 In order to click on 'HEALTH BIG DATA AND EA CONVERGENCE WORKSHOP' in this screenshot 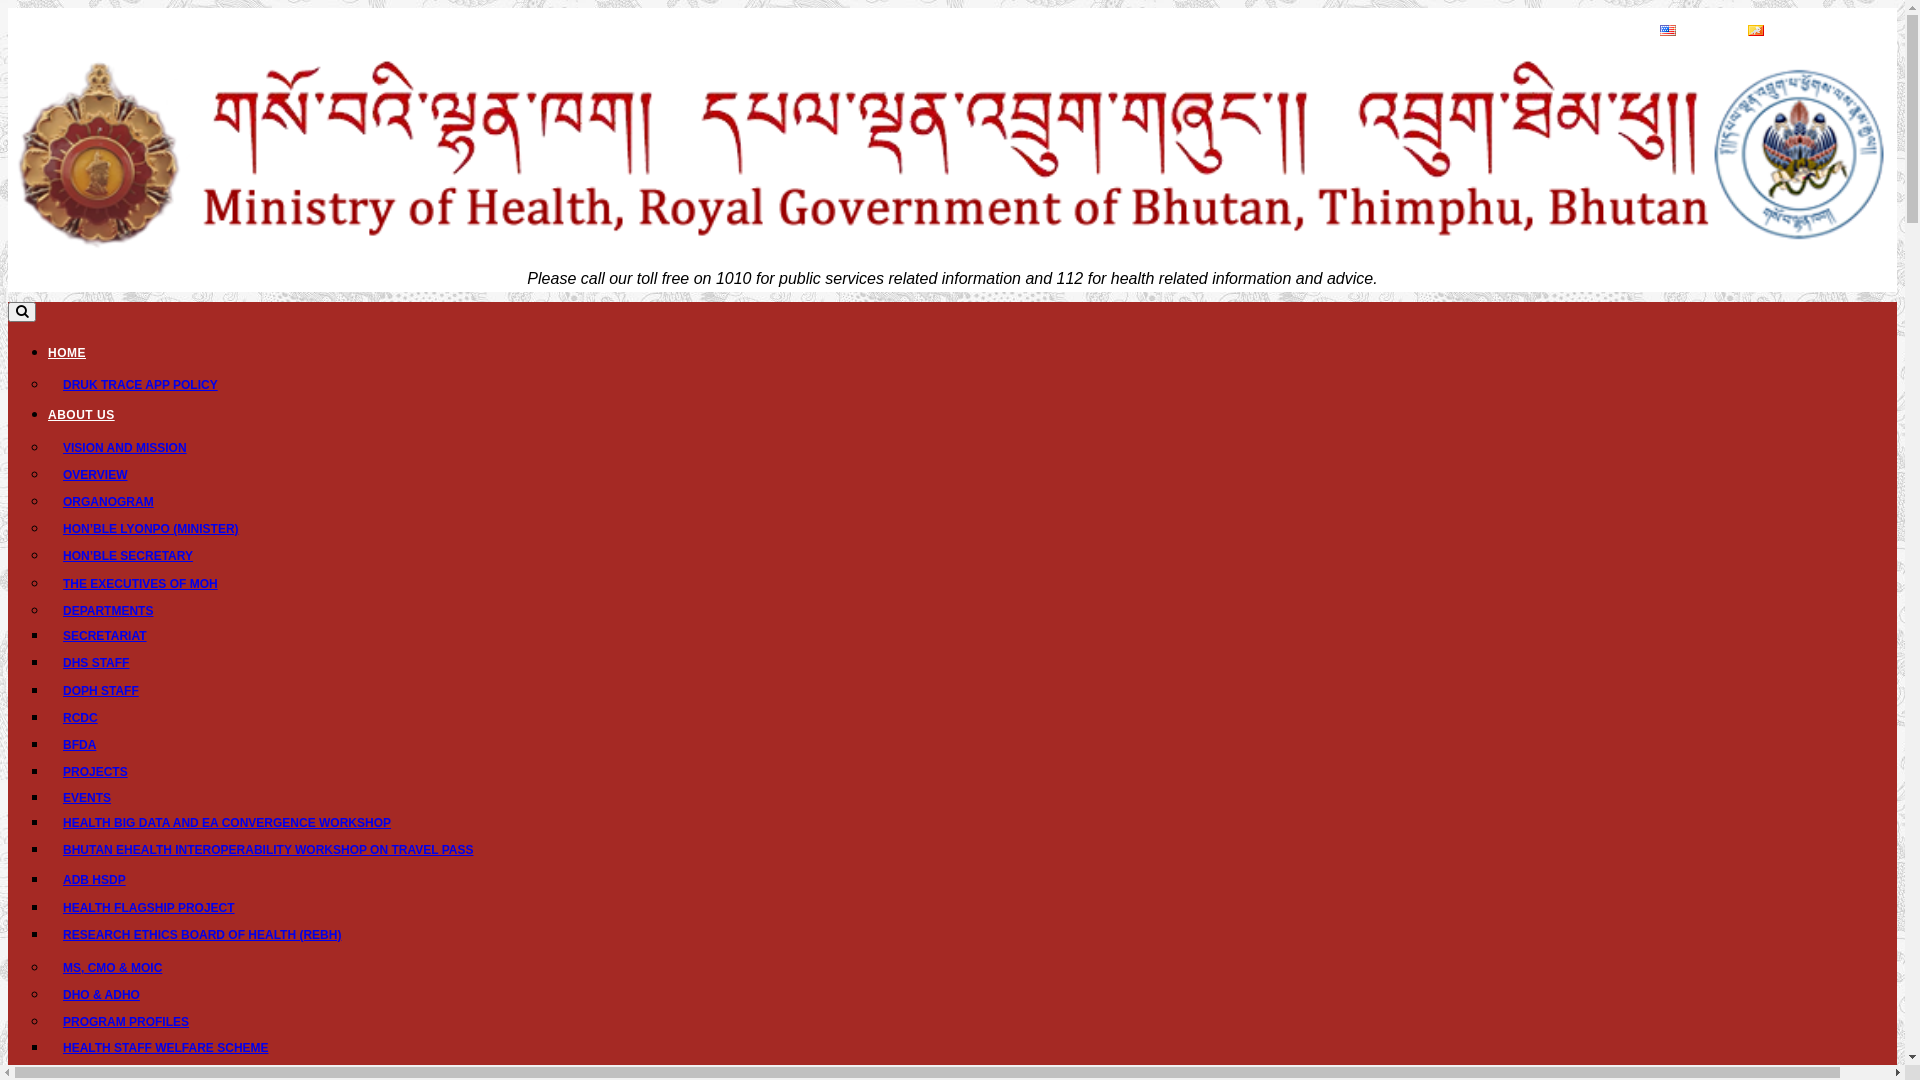, I will do `click(236, 822)`.